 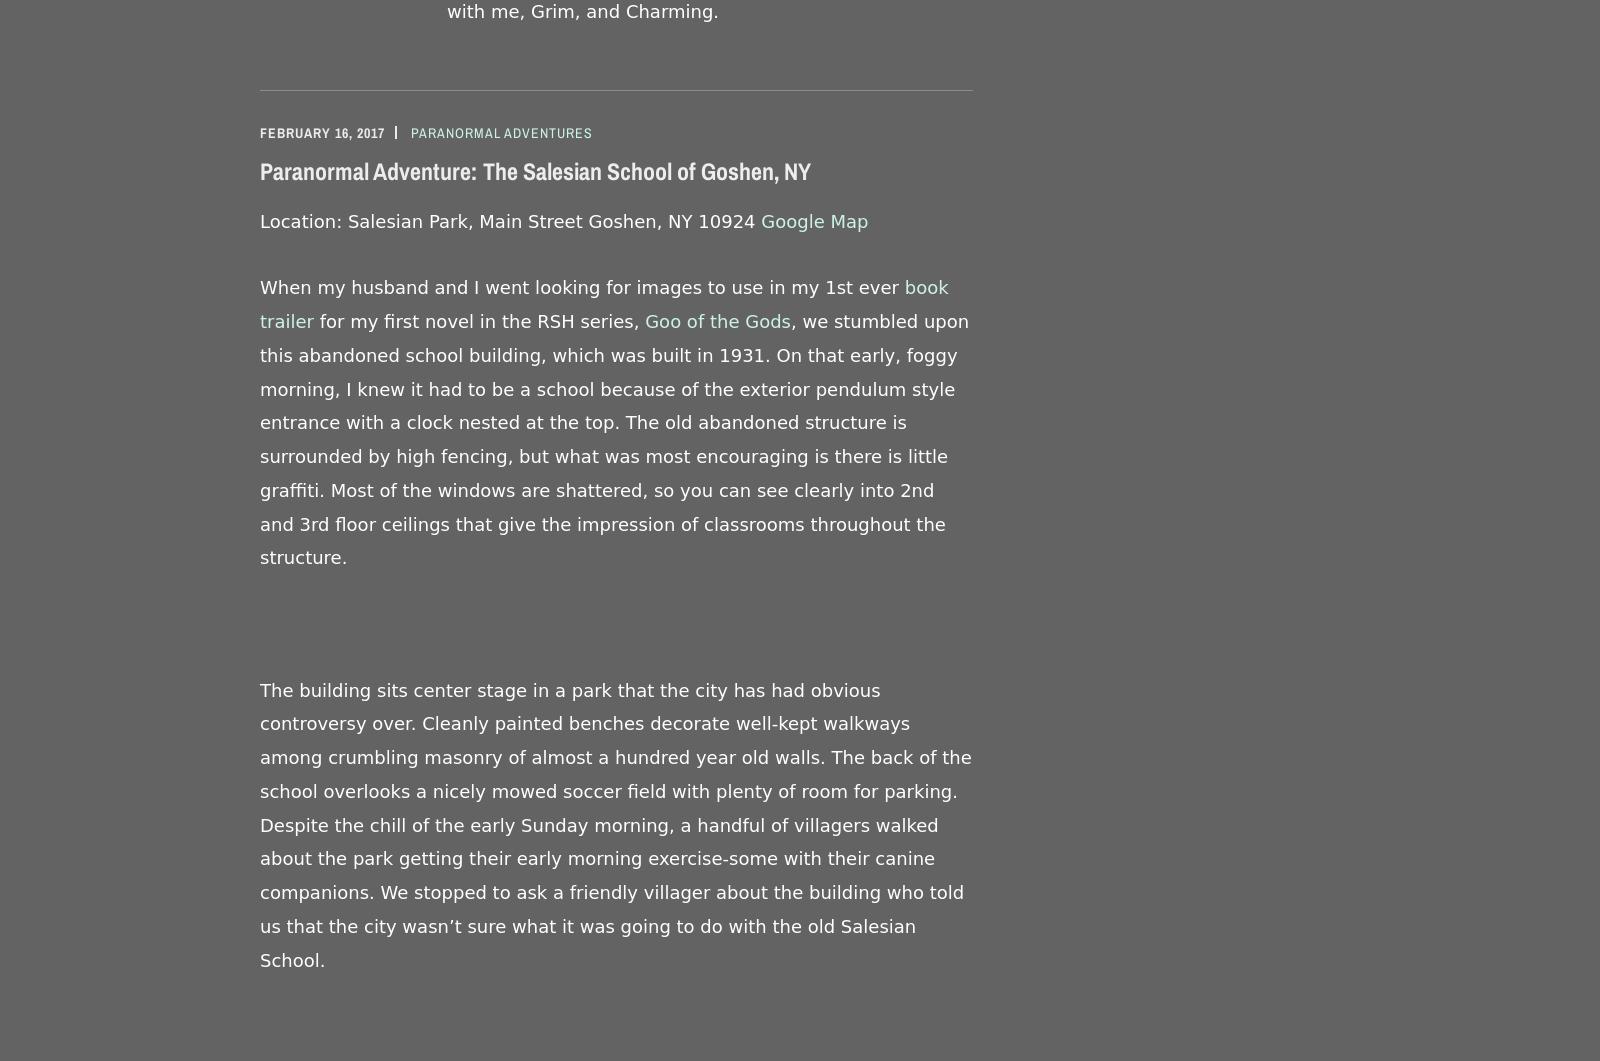 I want to click on ', we stumbled upon this abandoned school building, which was built in 1931. On that early, foggy morning, I knew it had to be a school because of the exterior pendulum style entrance with a clock nested at the top. The old abandoned structure is surrounded by high fencing, but what was most encouraging is there is little graffiti. Most of the windows are shattered, so you can see clearly into 2nd and 3rd floor ceilings that give the impression of classrooms throughout the structure.', so click(x=614, y=439).